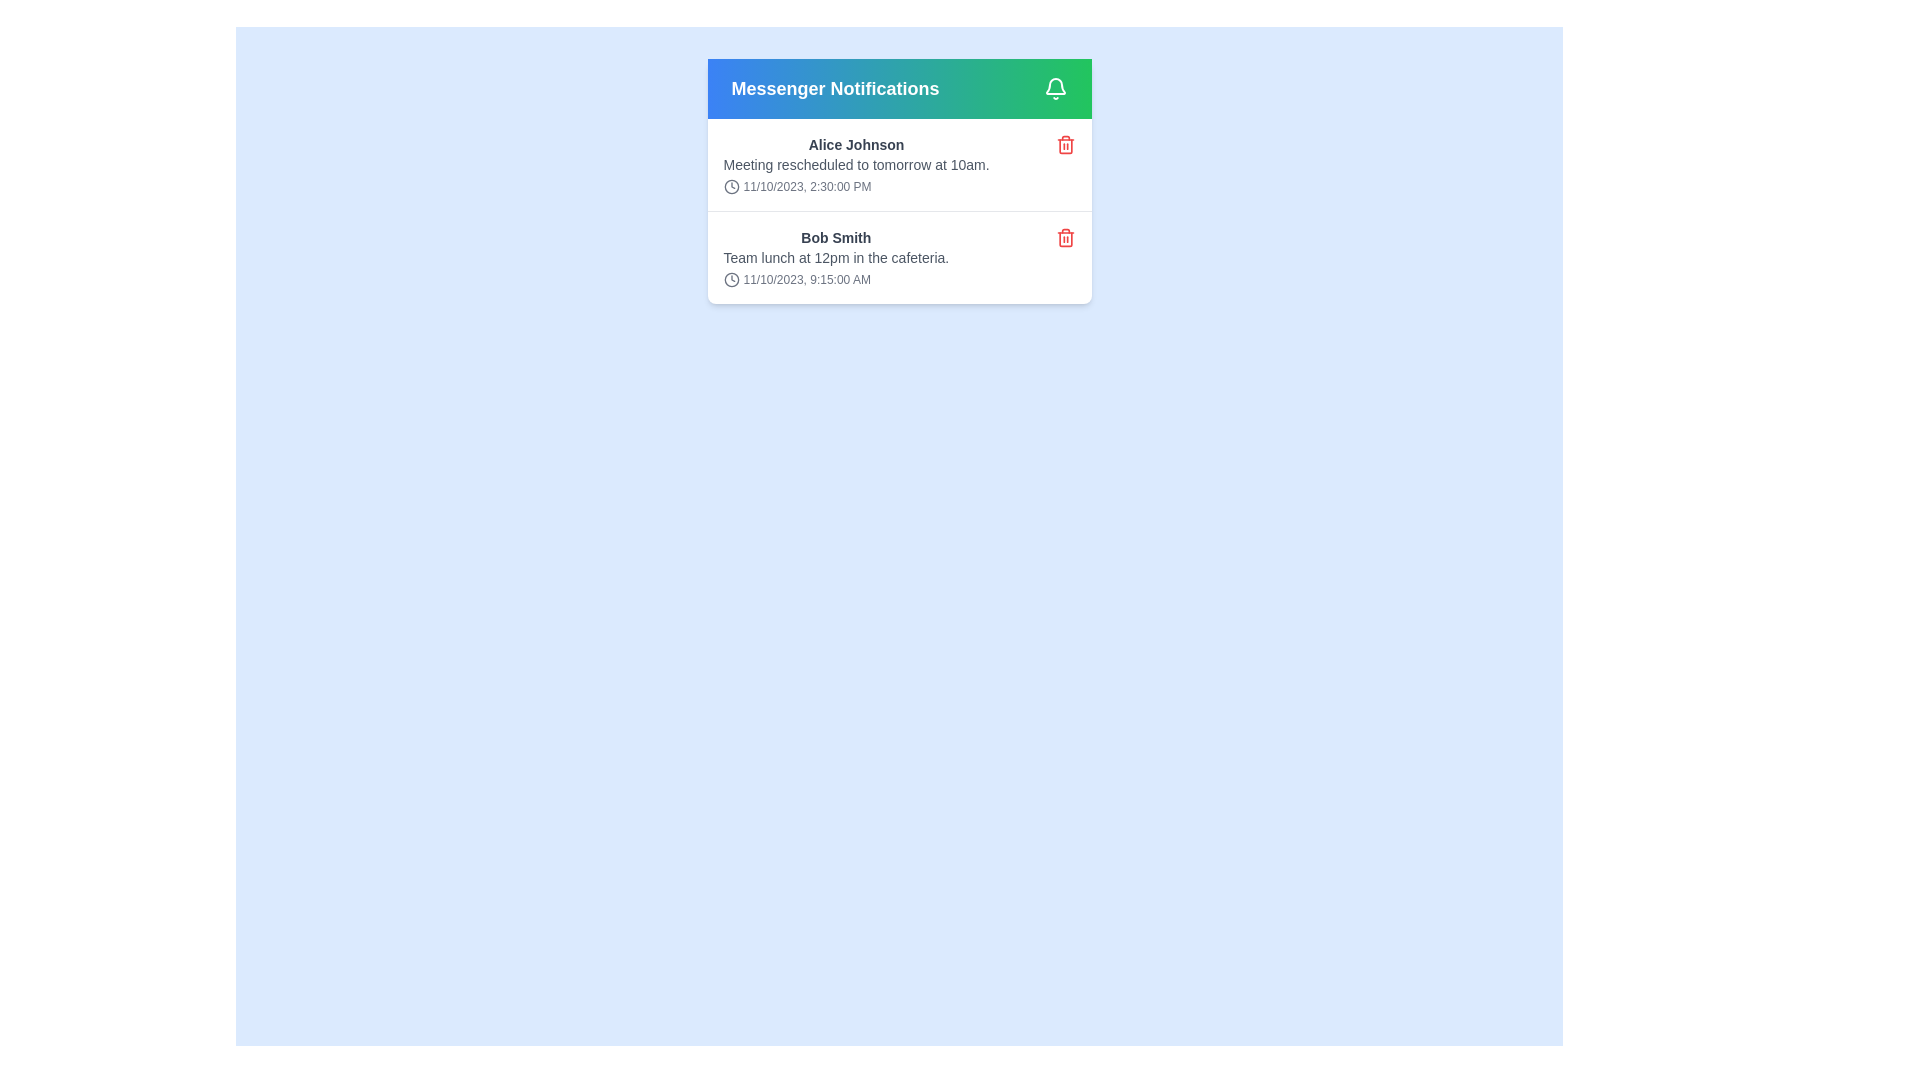  Describe the element at coordinates (836, 237) in the screenshot. I see `text from the Text Label that serves as the title for the notification, identifying the person associated with the message or event` at that location.